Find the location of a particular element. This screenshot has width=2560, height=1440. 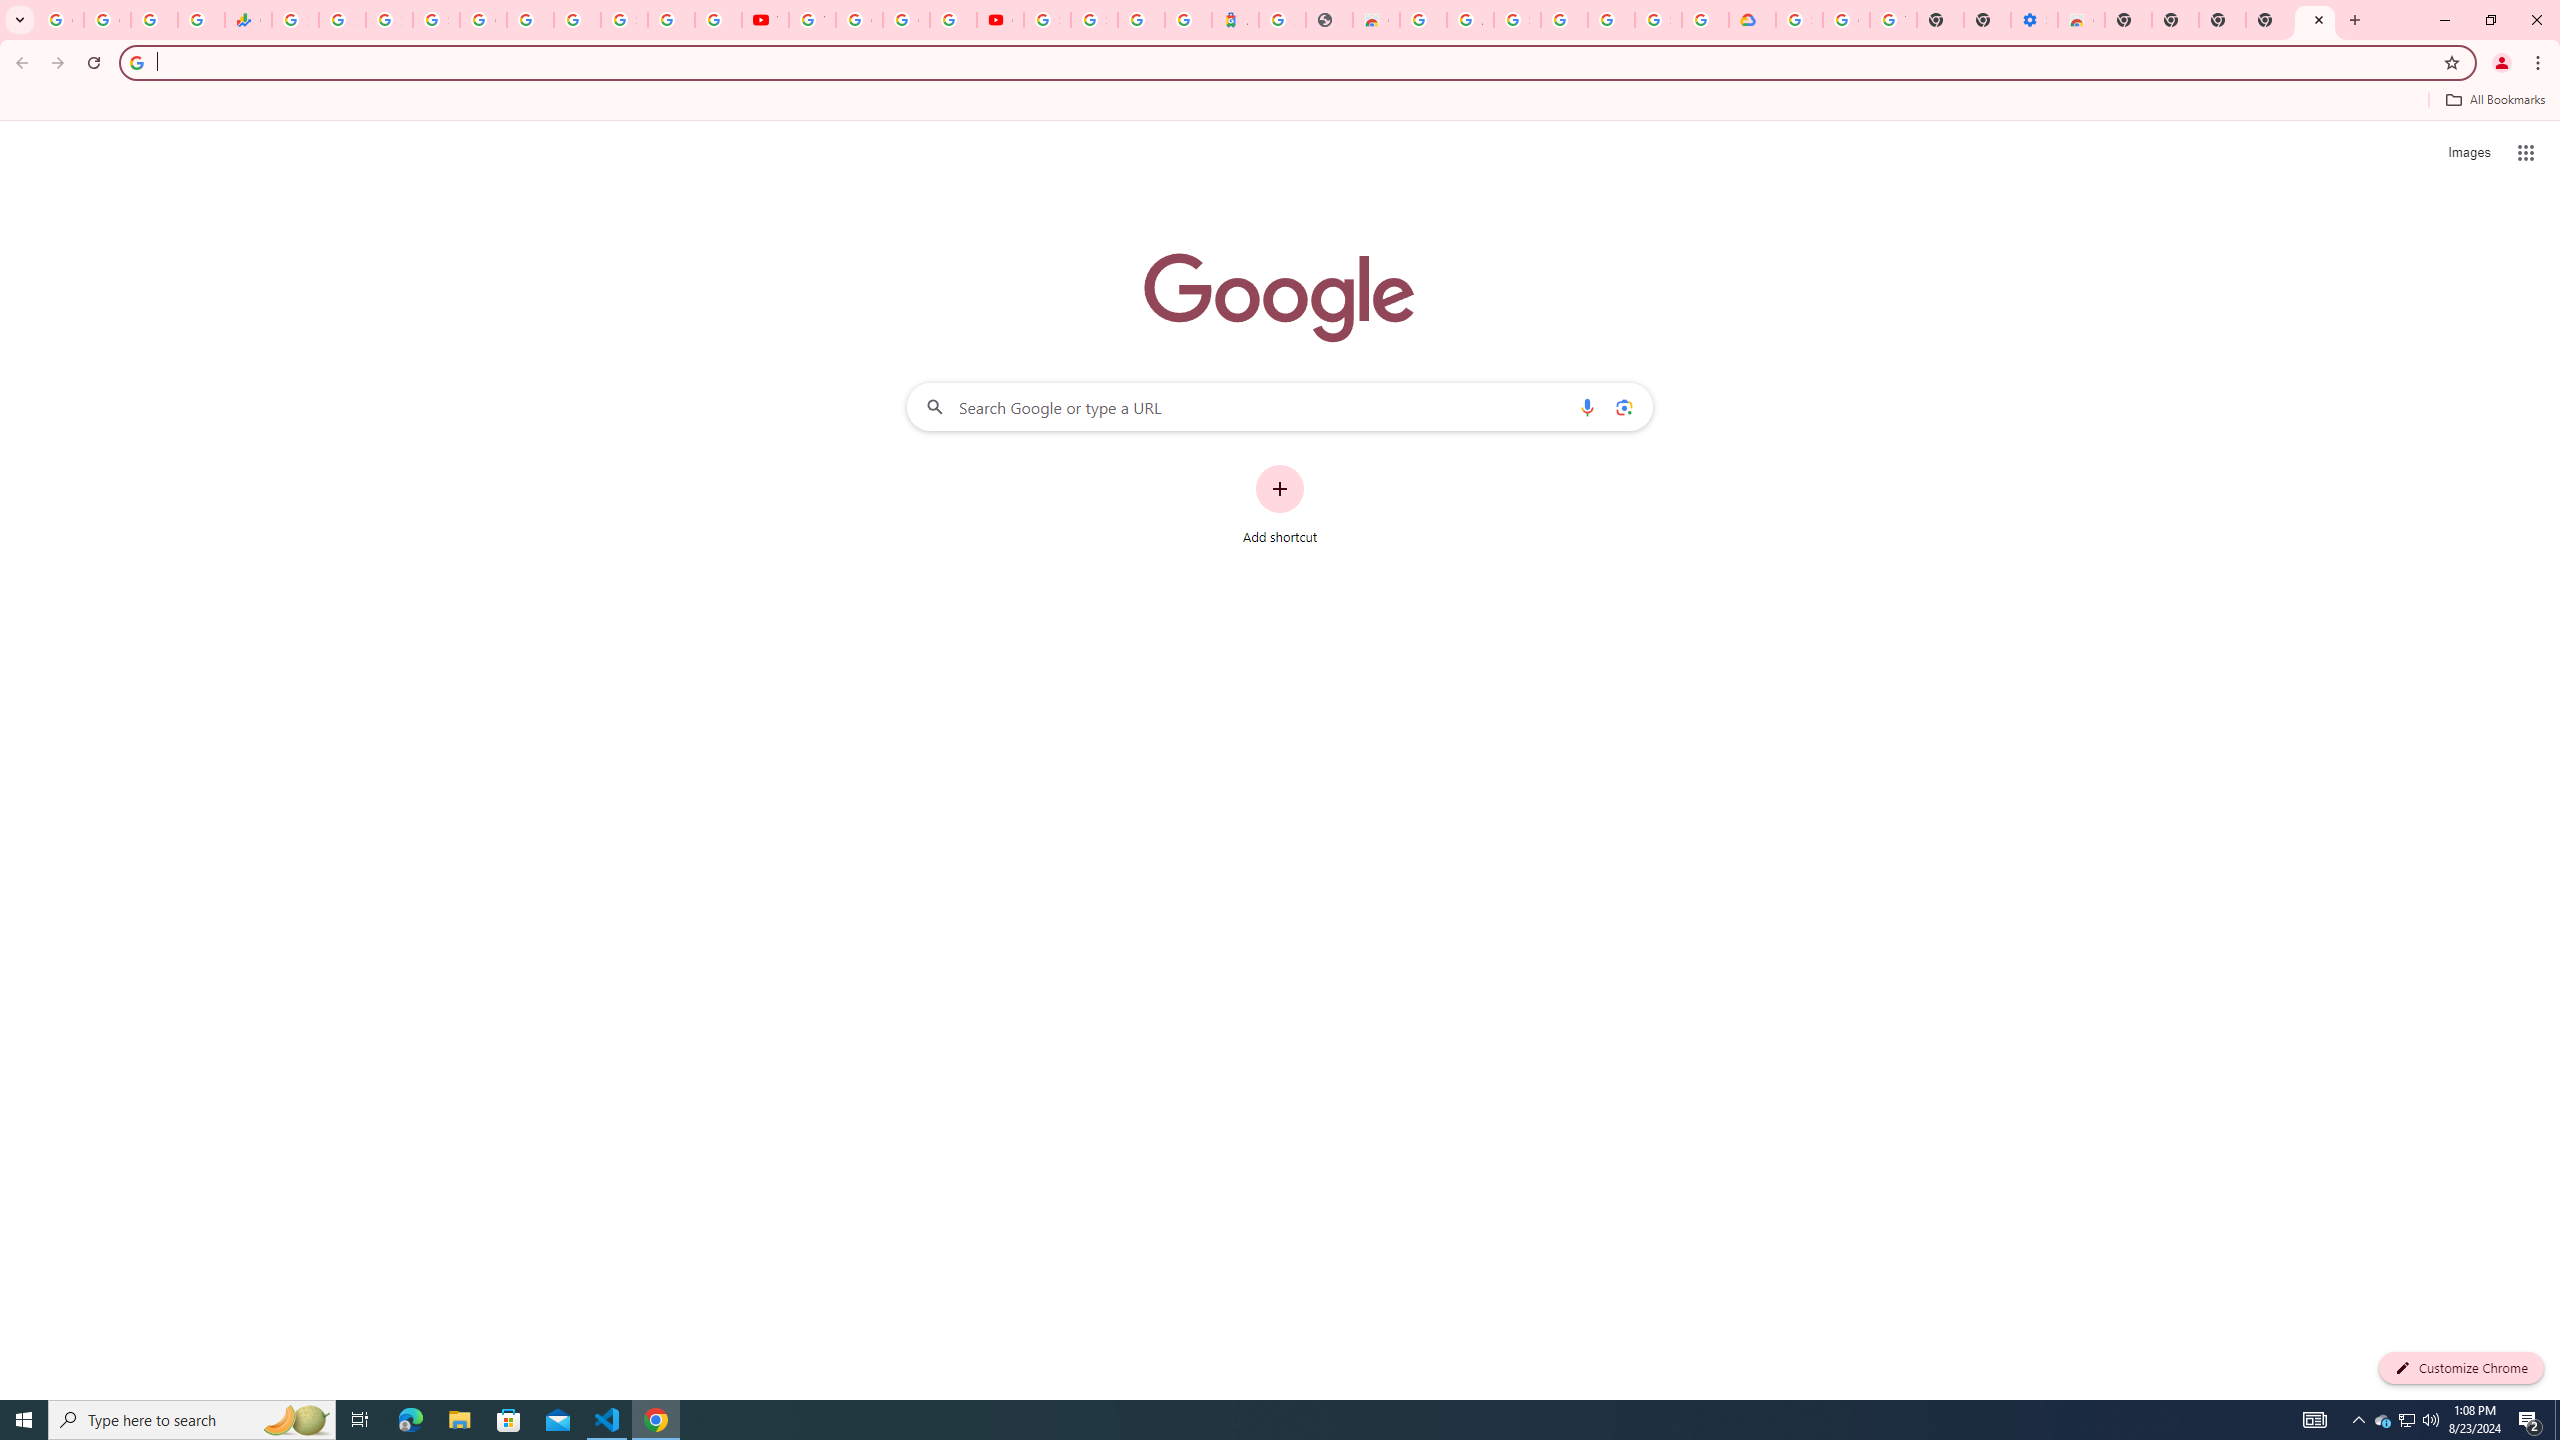

'Atour Hotel - Google hotels' is located at coordinates (1235, 19).